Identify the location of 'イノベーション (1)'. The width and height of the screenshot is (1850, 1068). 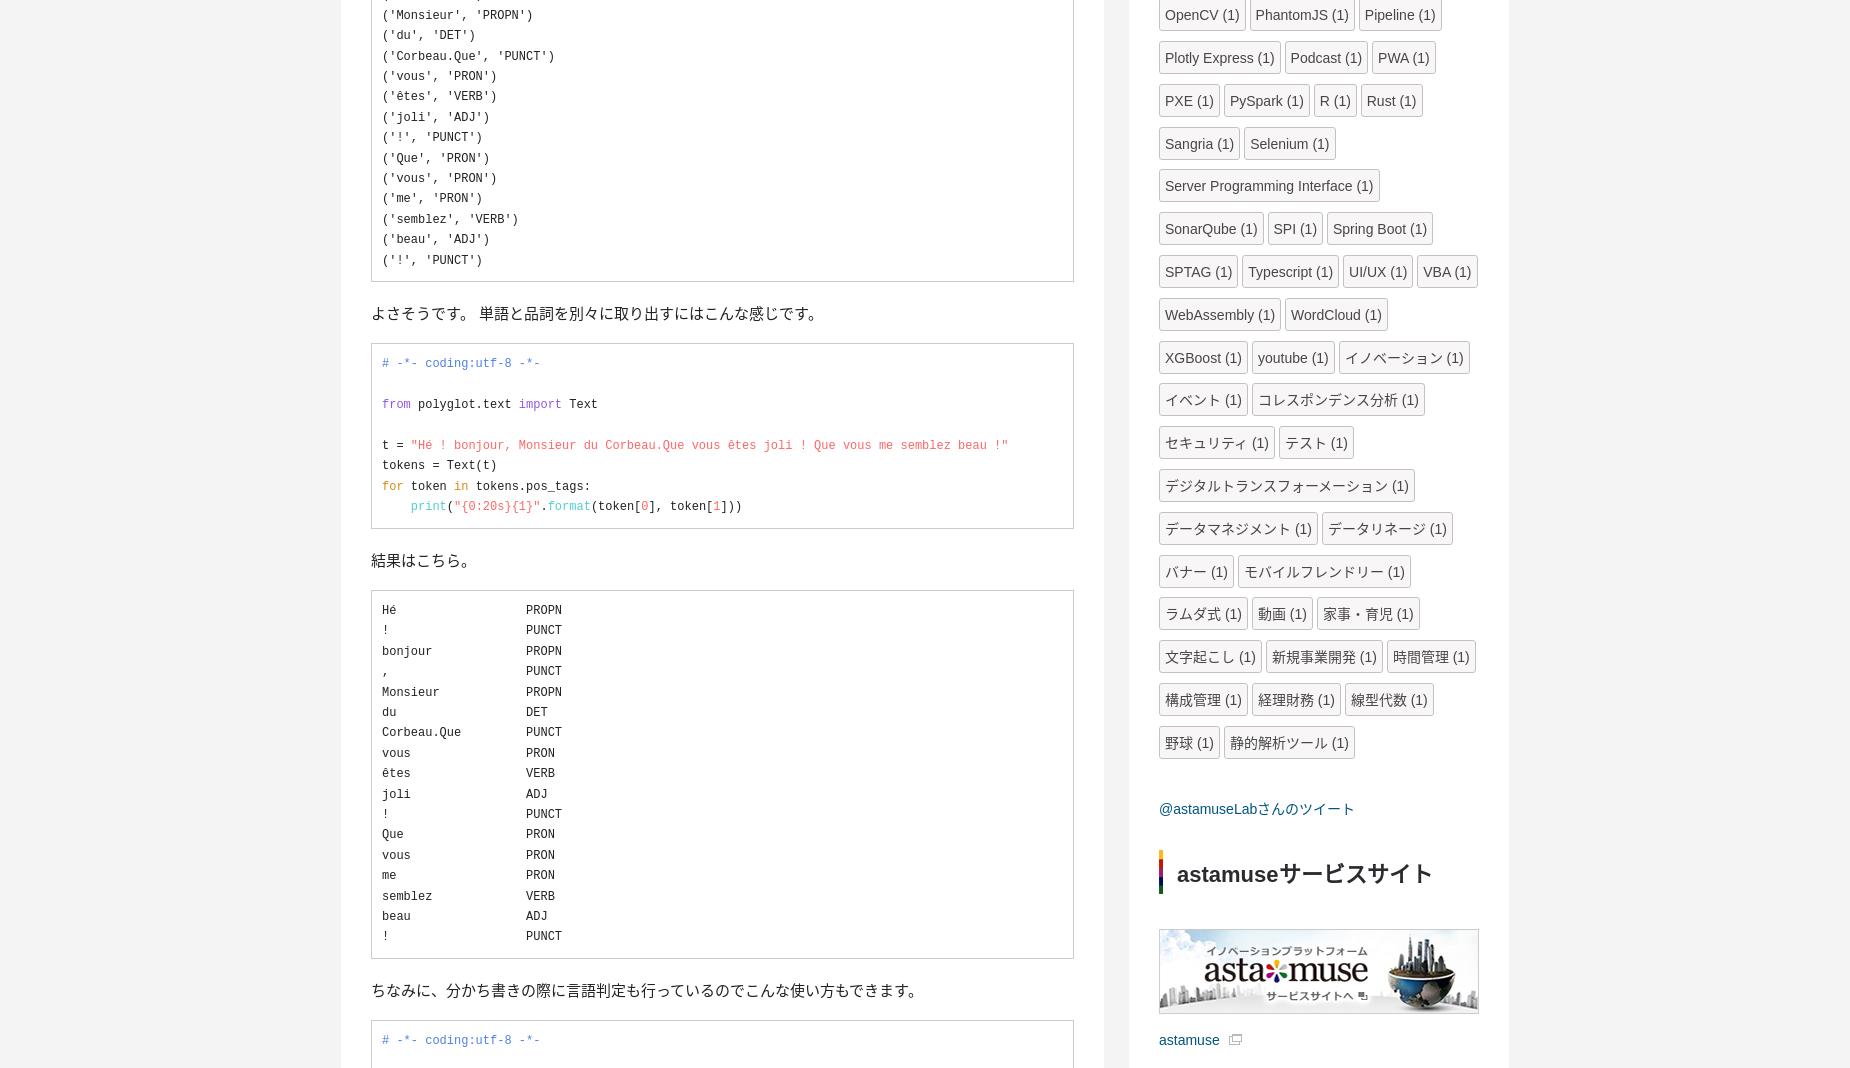
(1403, 356).